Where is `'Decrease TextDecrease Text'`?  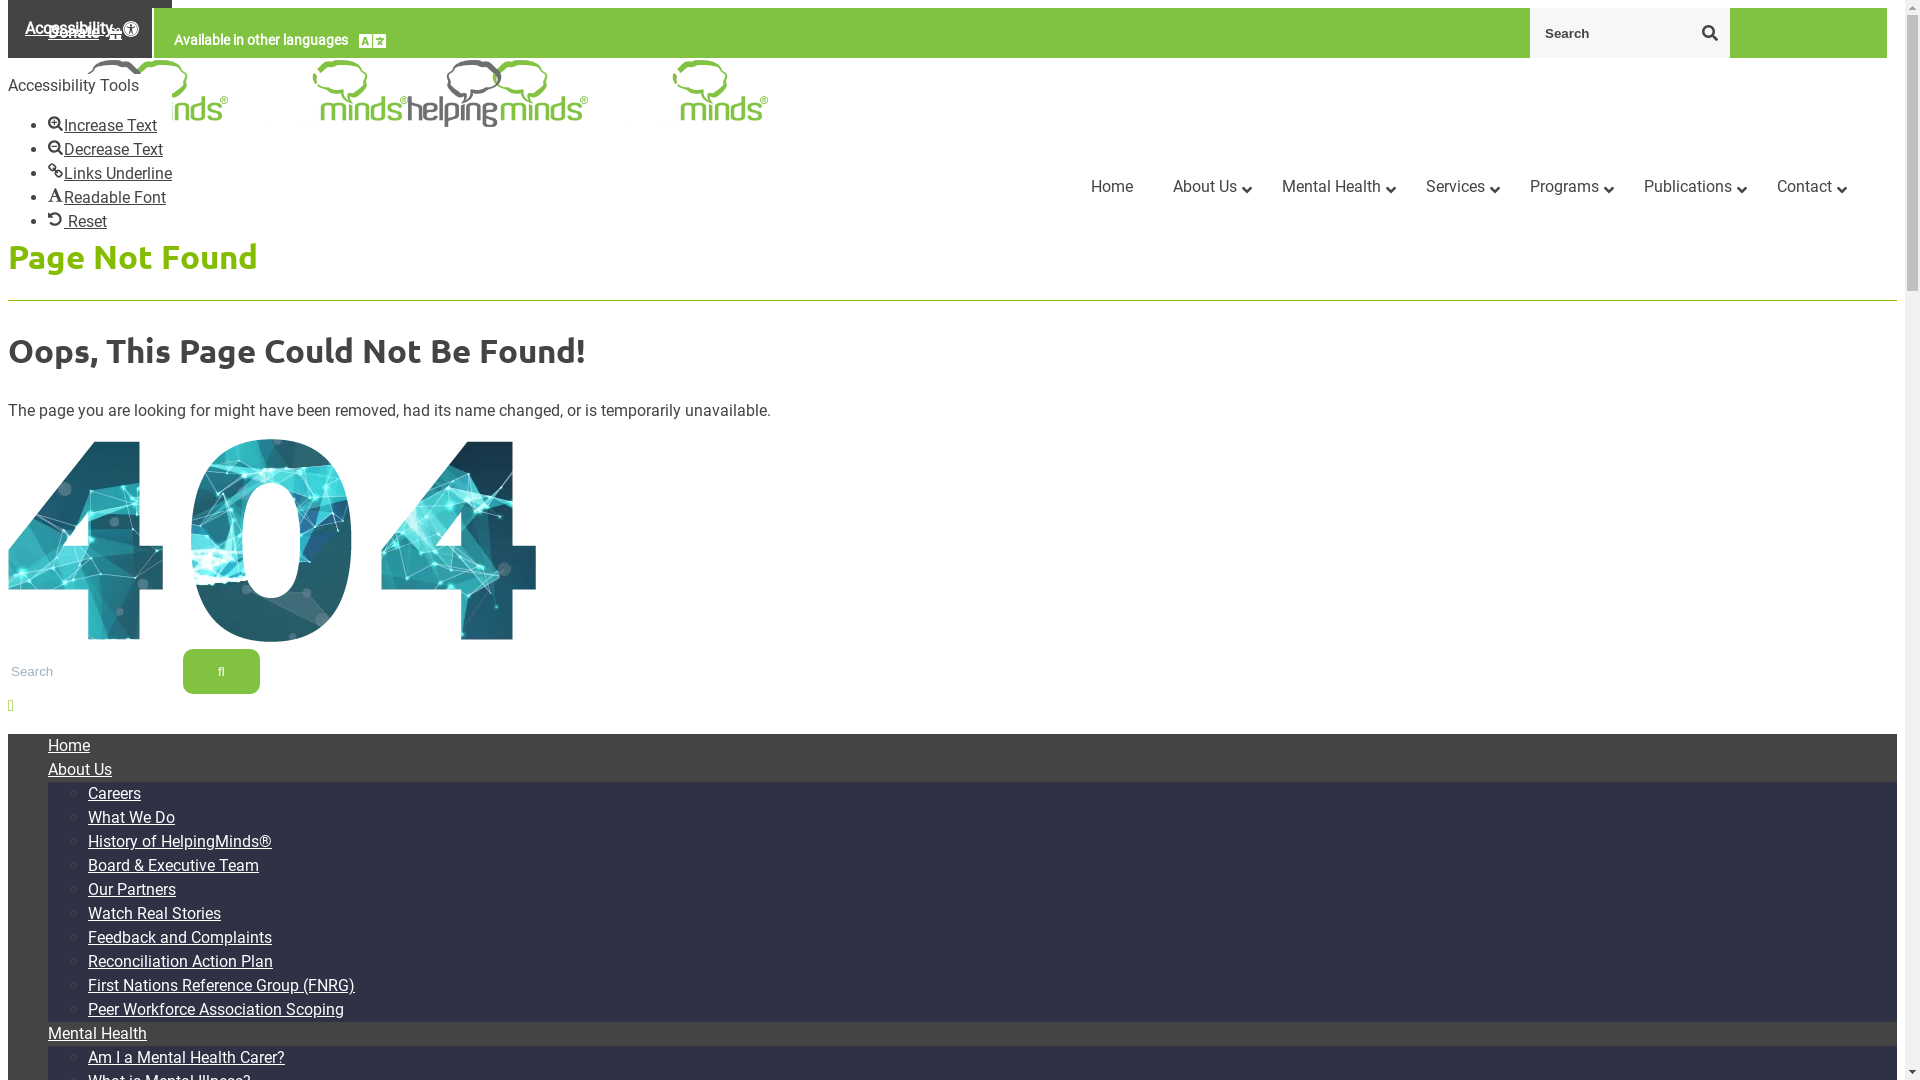 'Decrease TextDecrease Text' is located at coordinates (104, 148).